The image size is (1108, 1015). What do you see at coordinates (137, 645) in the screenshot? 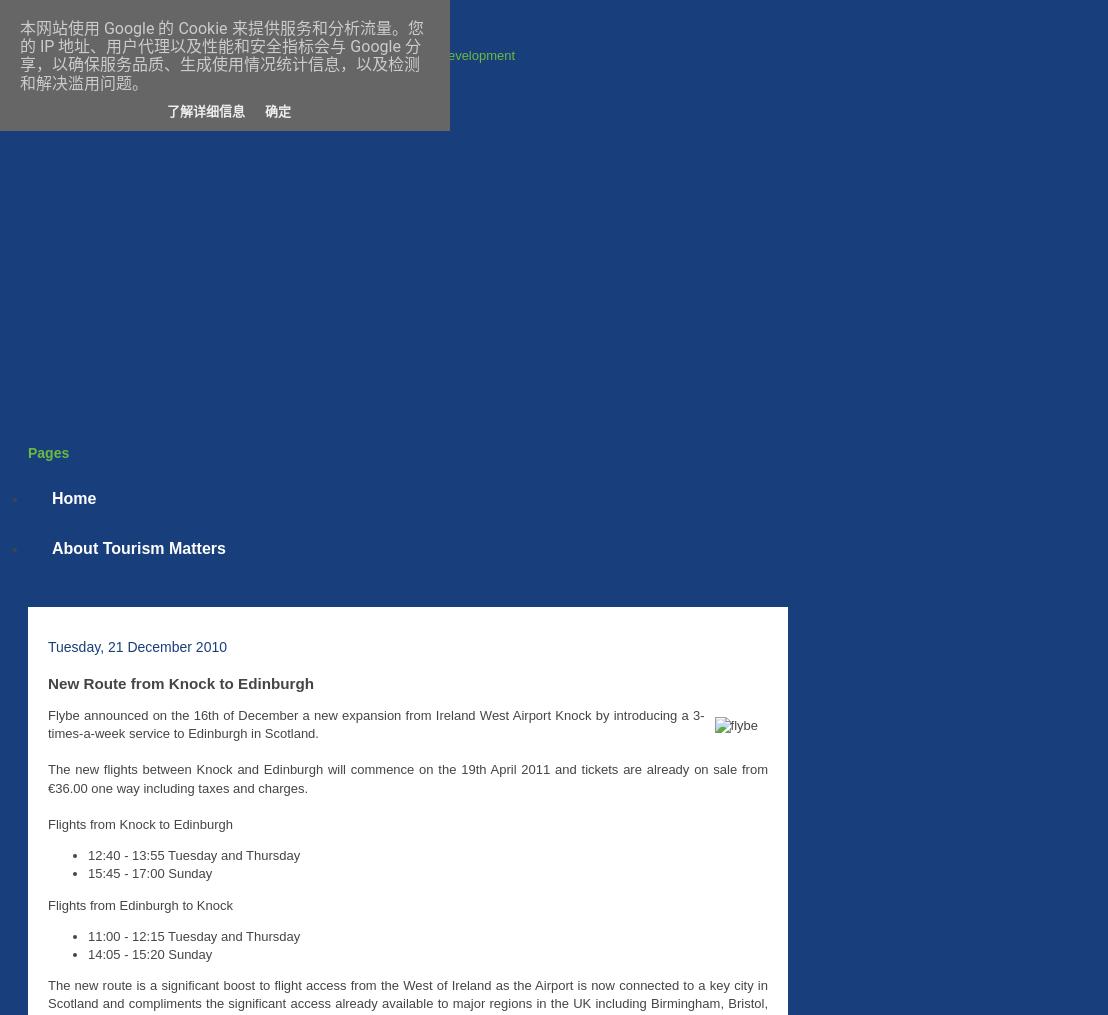
I see `'Tuesday, 21 December 2010'` at bounding box center [137, 645].